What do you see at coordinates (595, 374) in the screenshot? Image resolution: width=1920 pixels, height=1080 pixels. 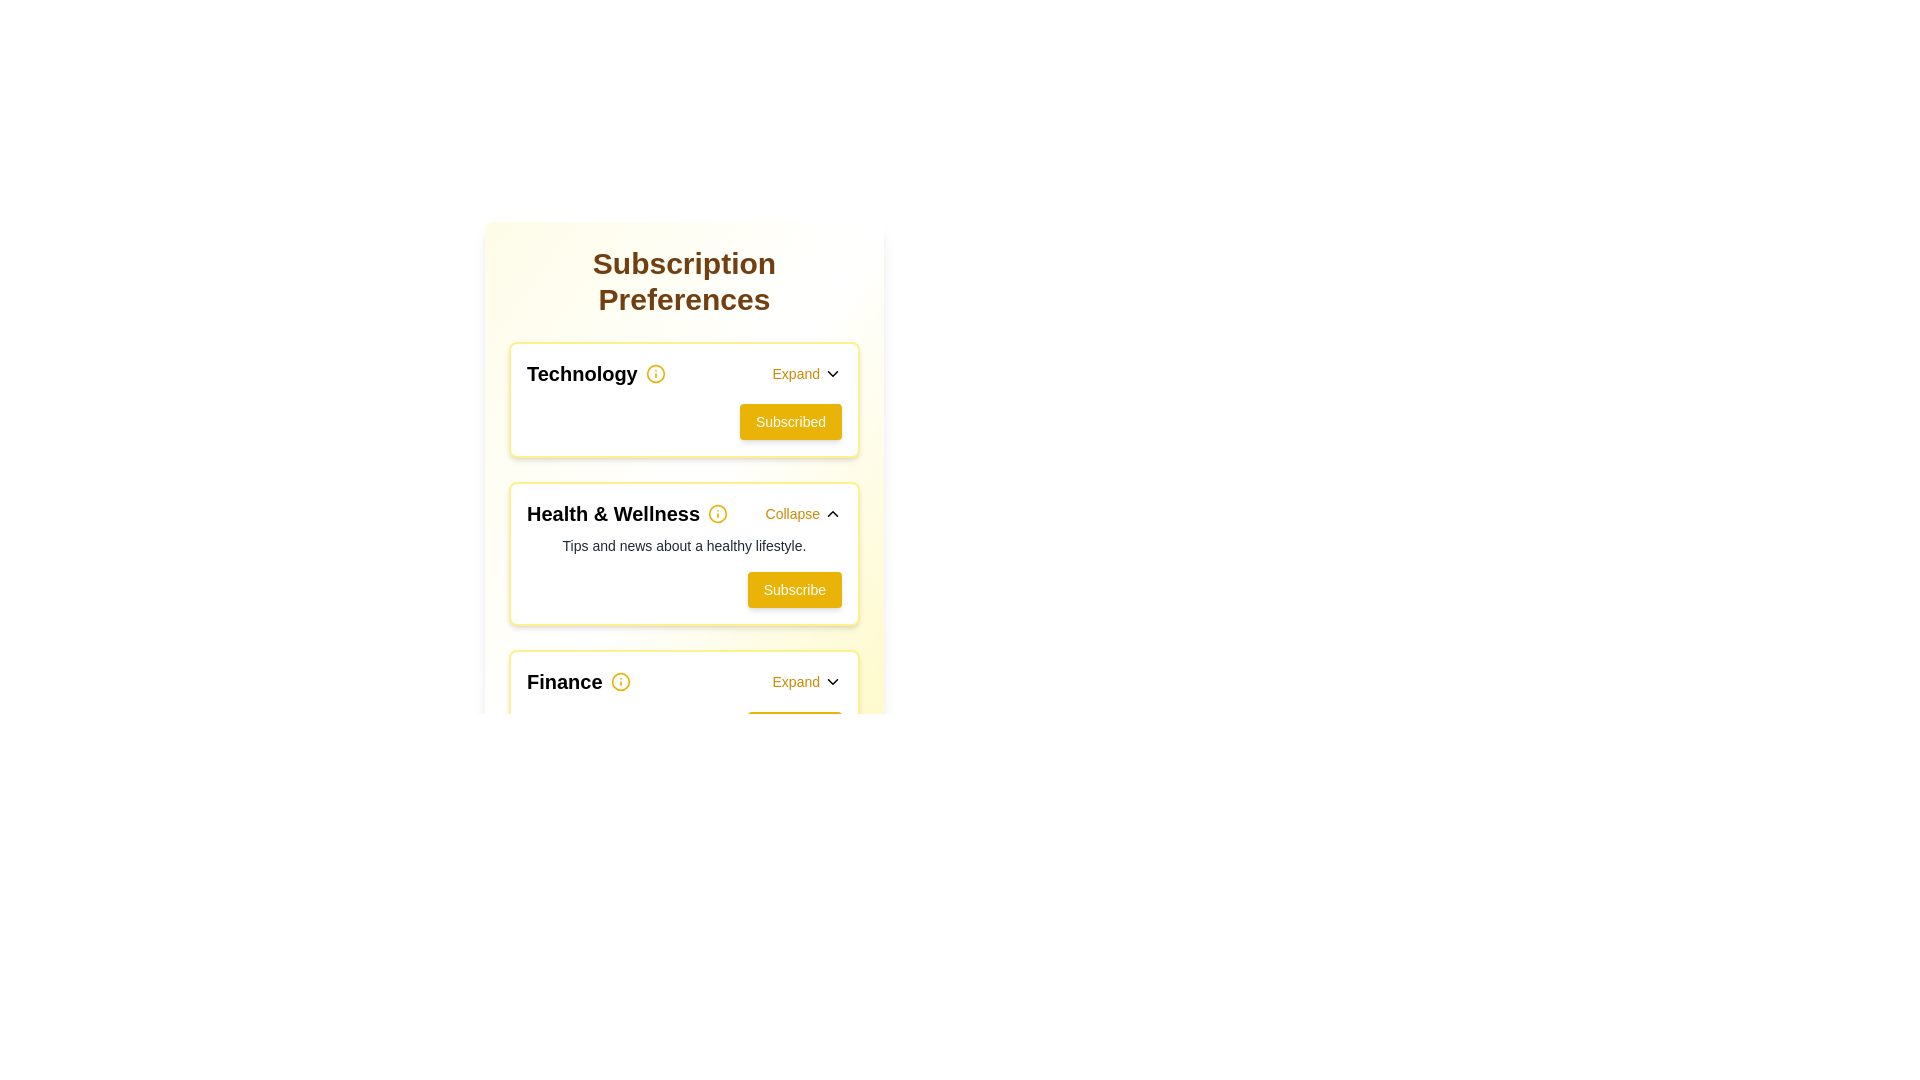 I see `the 'Technology' text with the accompanying yellow information icon` at bounding box center [595, 374].